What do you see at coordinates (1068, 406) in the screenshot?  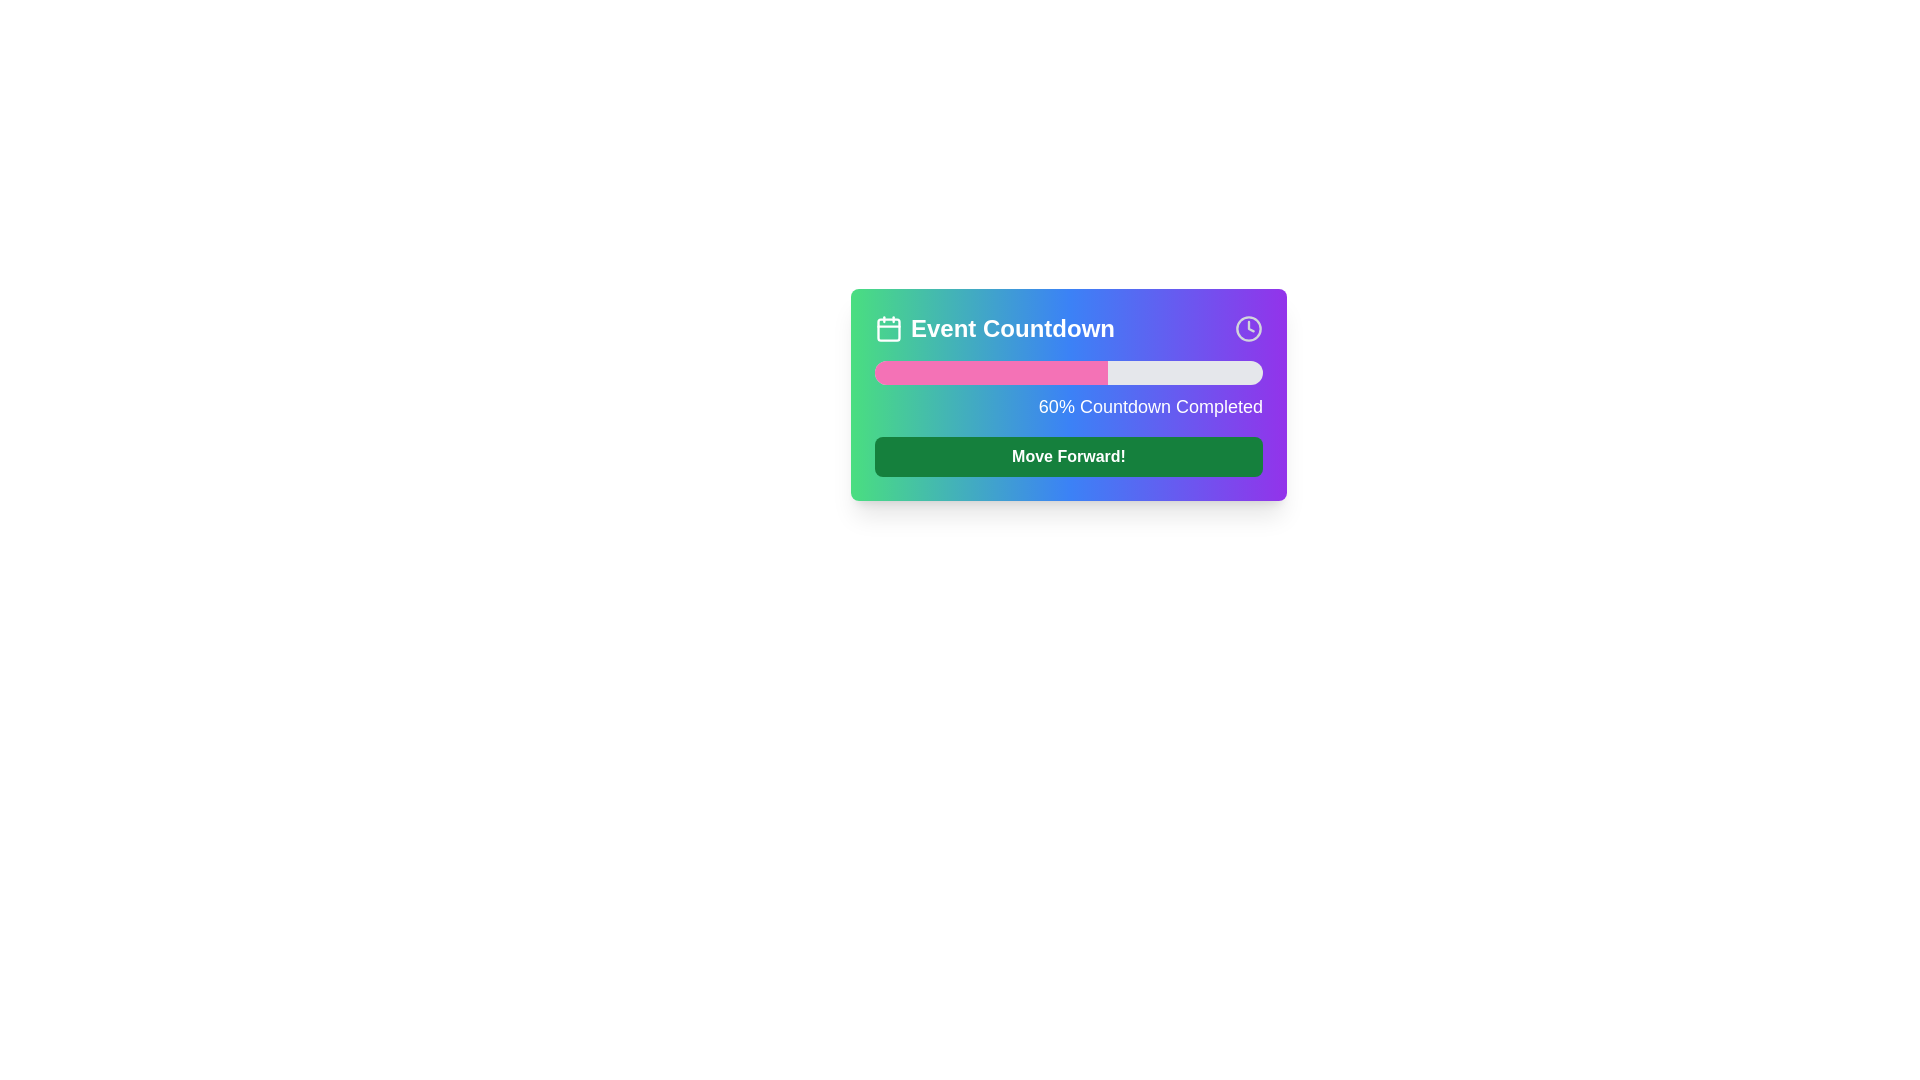 I see `the static text label that reads '60% Countdown Completed', which is styled with white, bold, medium-sized font and is positioned right-aligned beneath the progress bar` at bounding box center [1068, 406].